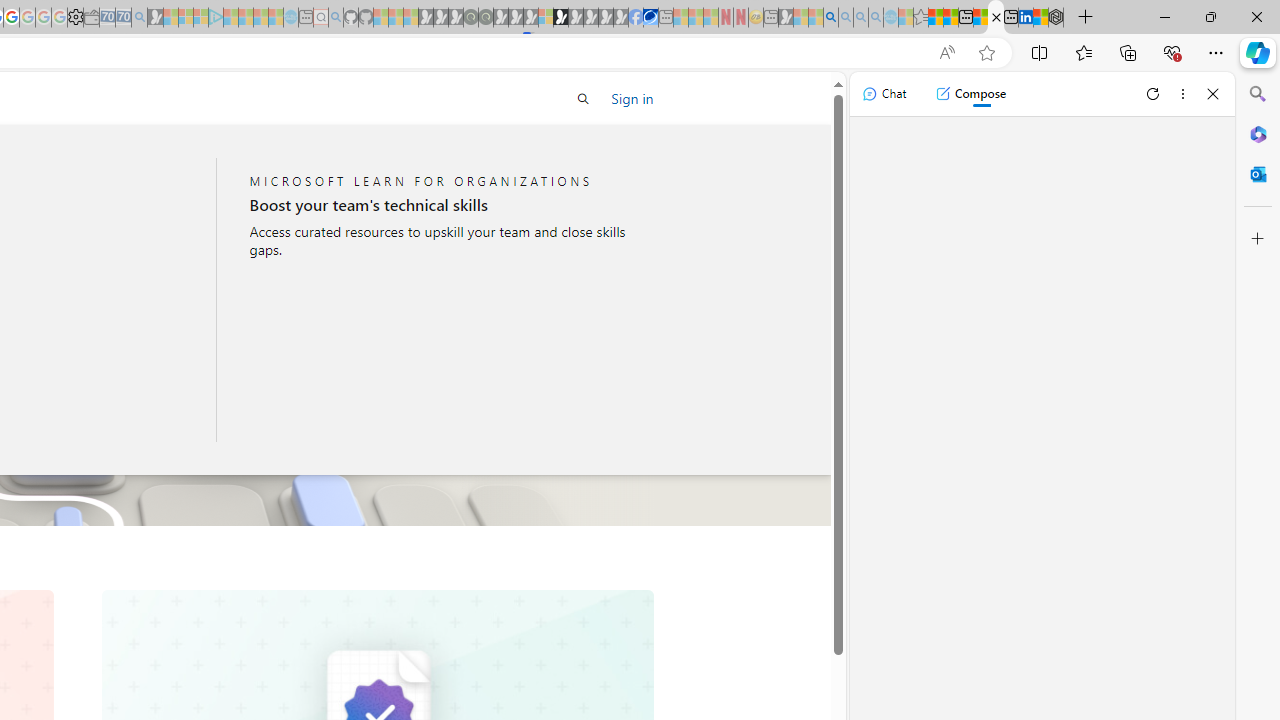 The height and width of the screenshot is (720, 1280). Describe the element at coordinates (582, 98) in the screenshot. I see `'Open search'` at that location.